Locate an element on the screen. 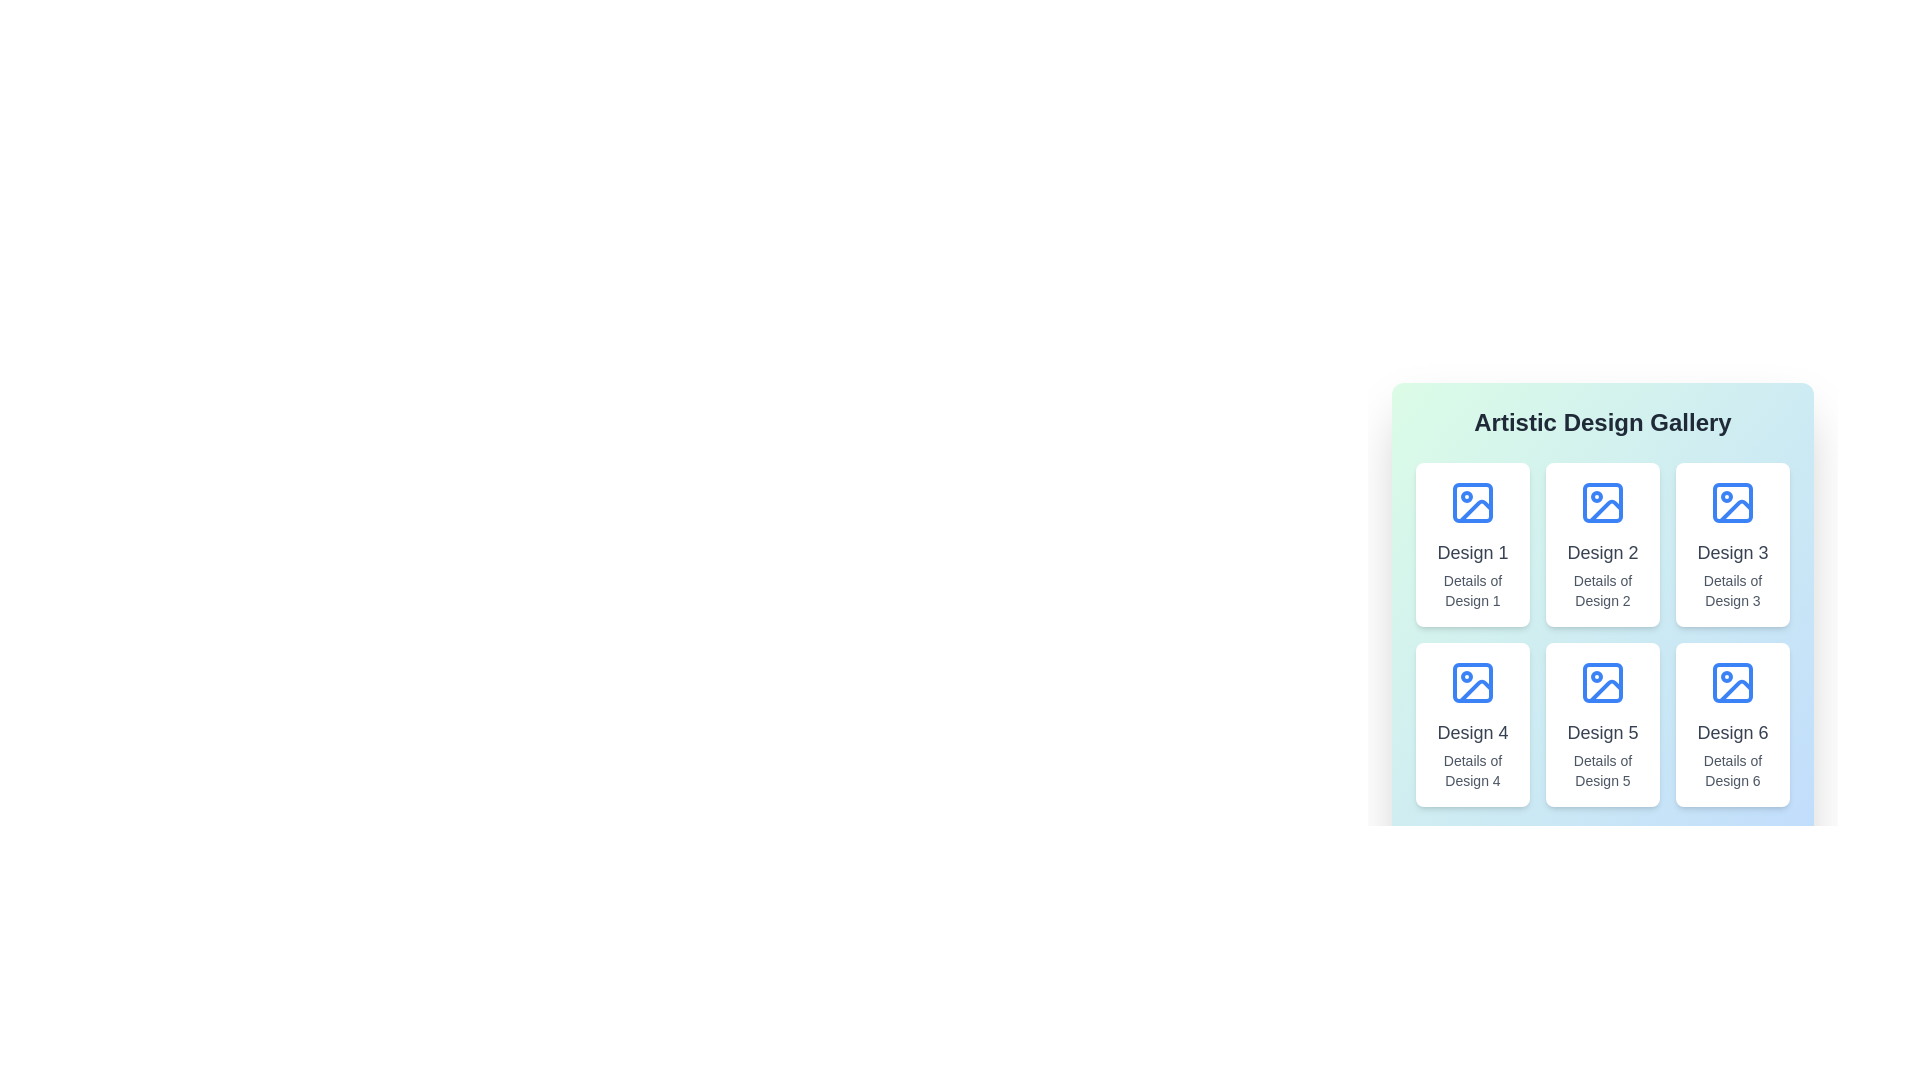 This screenshot has height=1080, width=1920. the blue icon resembling a generic image representation, located at the top center of the card labeled 'Design 1' with the subtitle 'Details of Design 1' is located at coordinates (1473, 501).